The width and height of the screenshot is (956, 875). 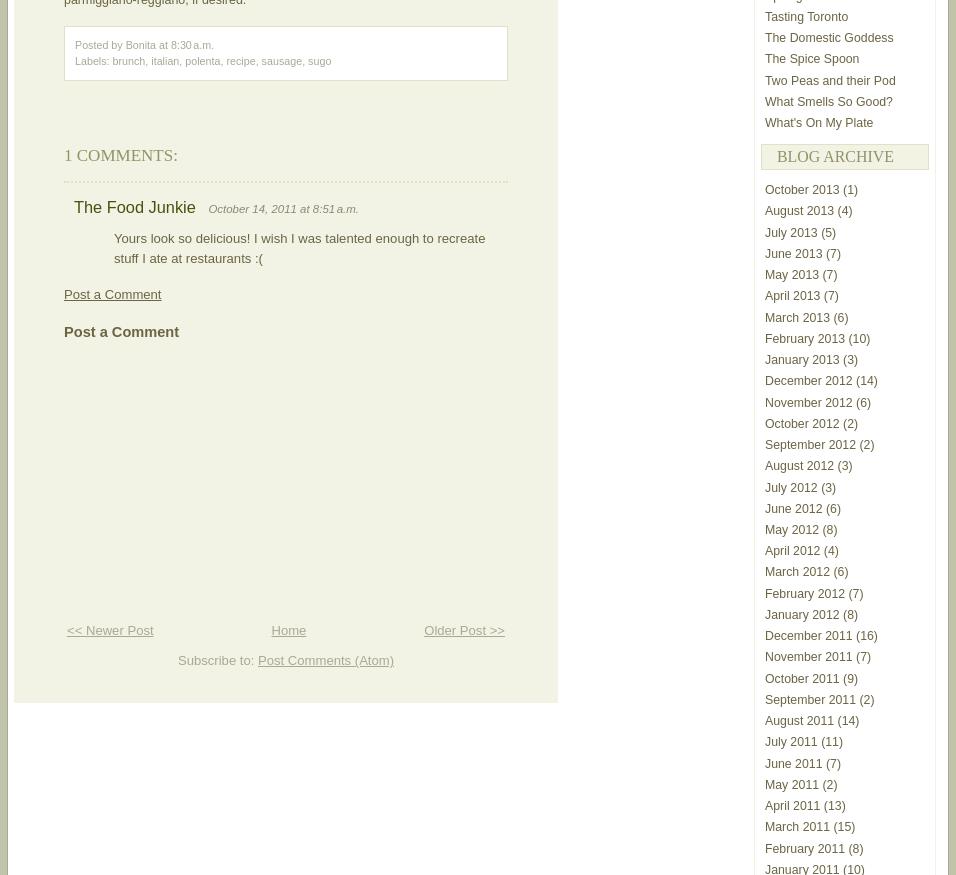 What do you see at coordinates (828, 36) in the screenshot?
I see `'The Domestic Goddess'` at bounding box center [828, 36].